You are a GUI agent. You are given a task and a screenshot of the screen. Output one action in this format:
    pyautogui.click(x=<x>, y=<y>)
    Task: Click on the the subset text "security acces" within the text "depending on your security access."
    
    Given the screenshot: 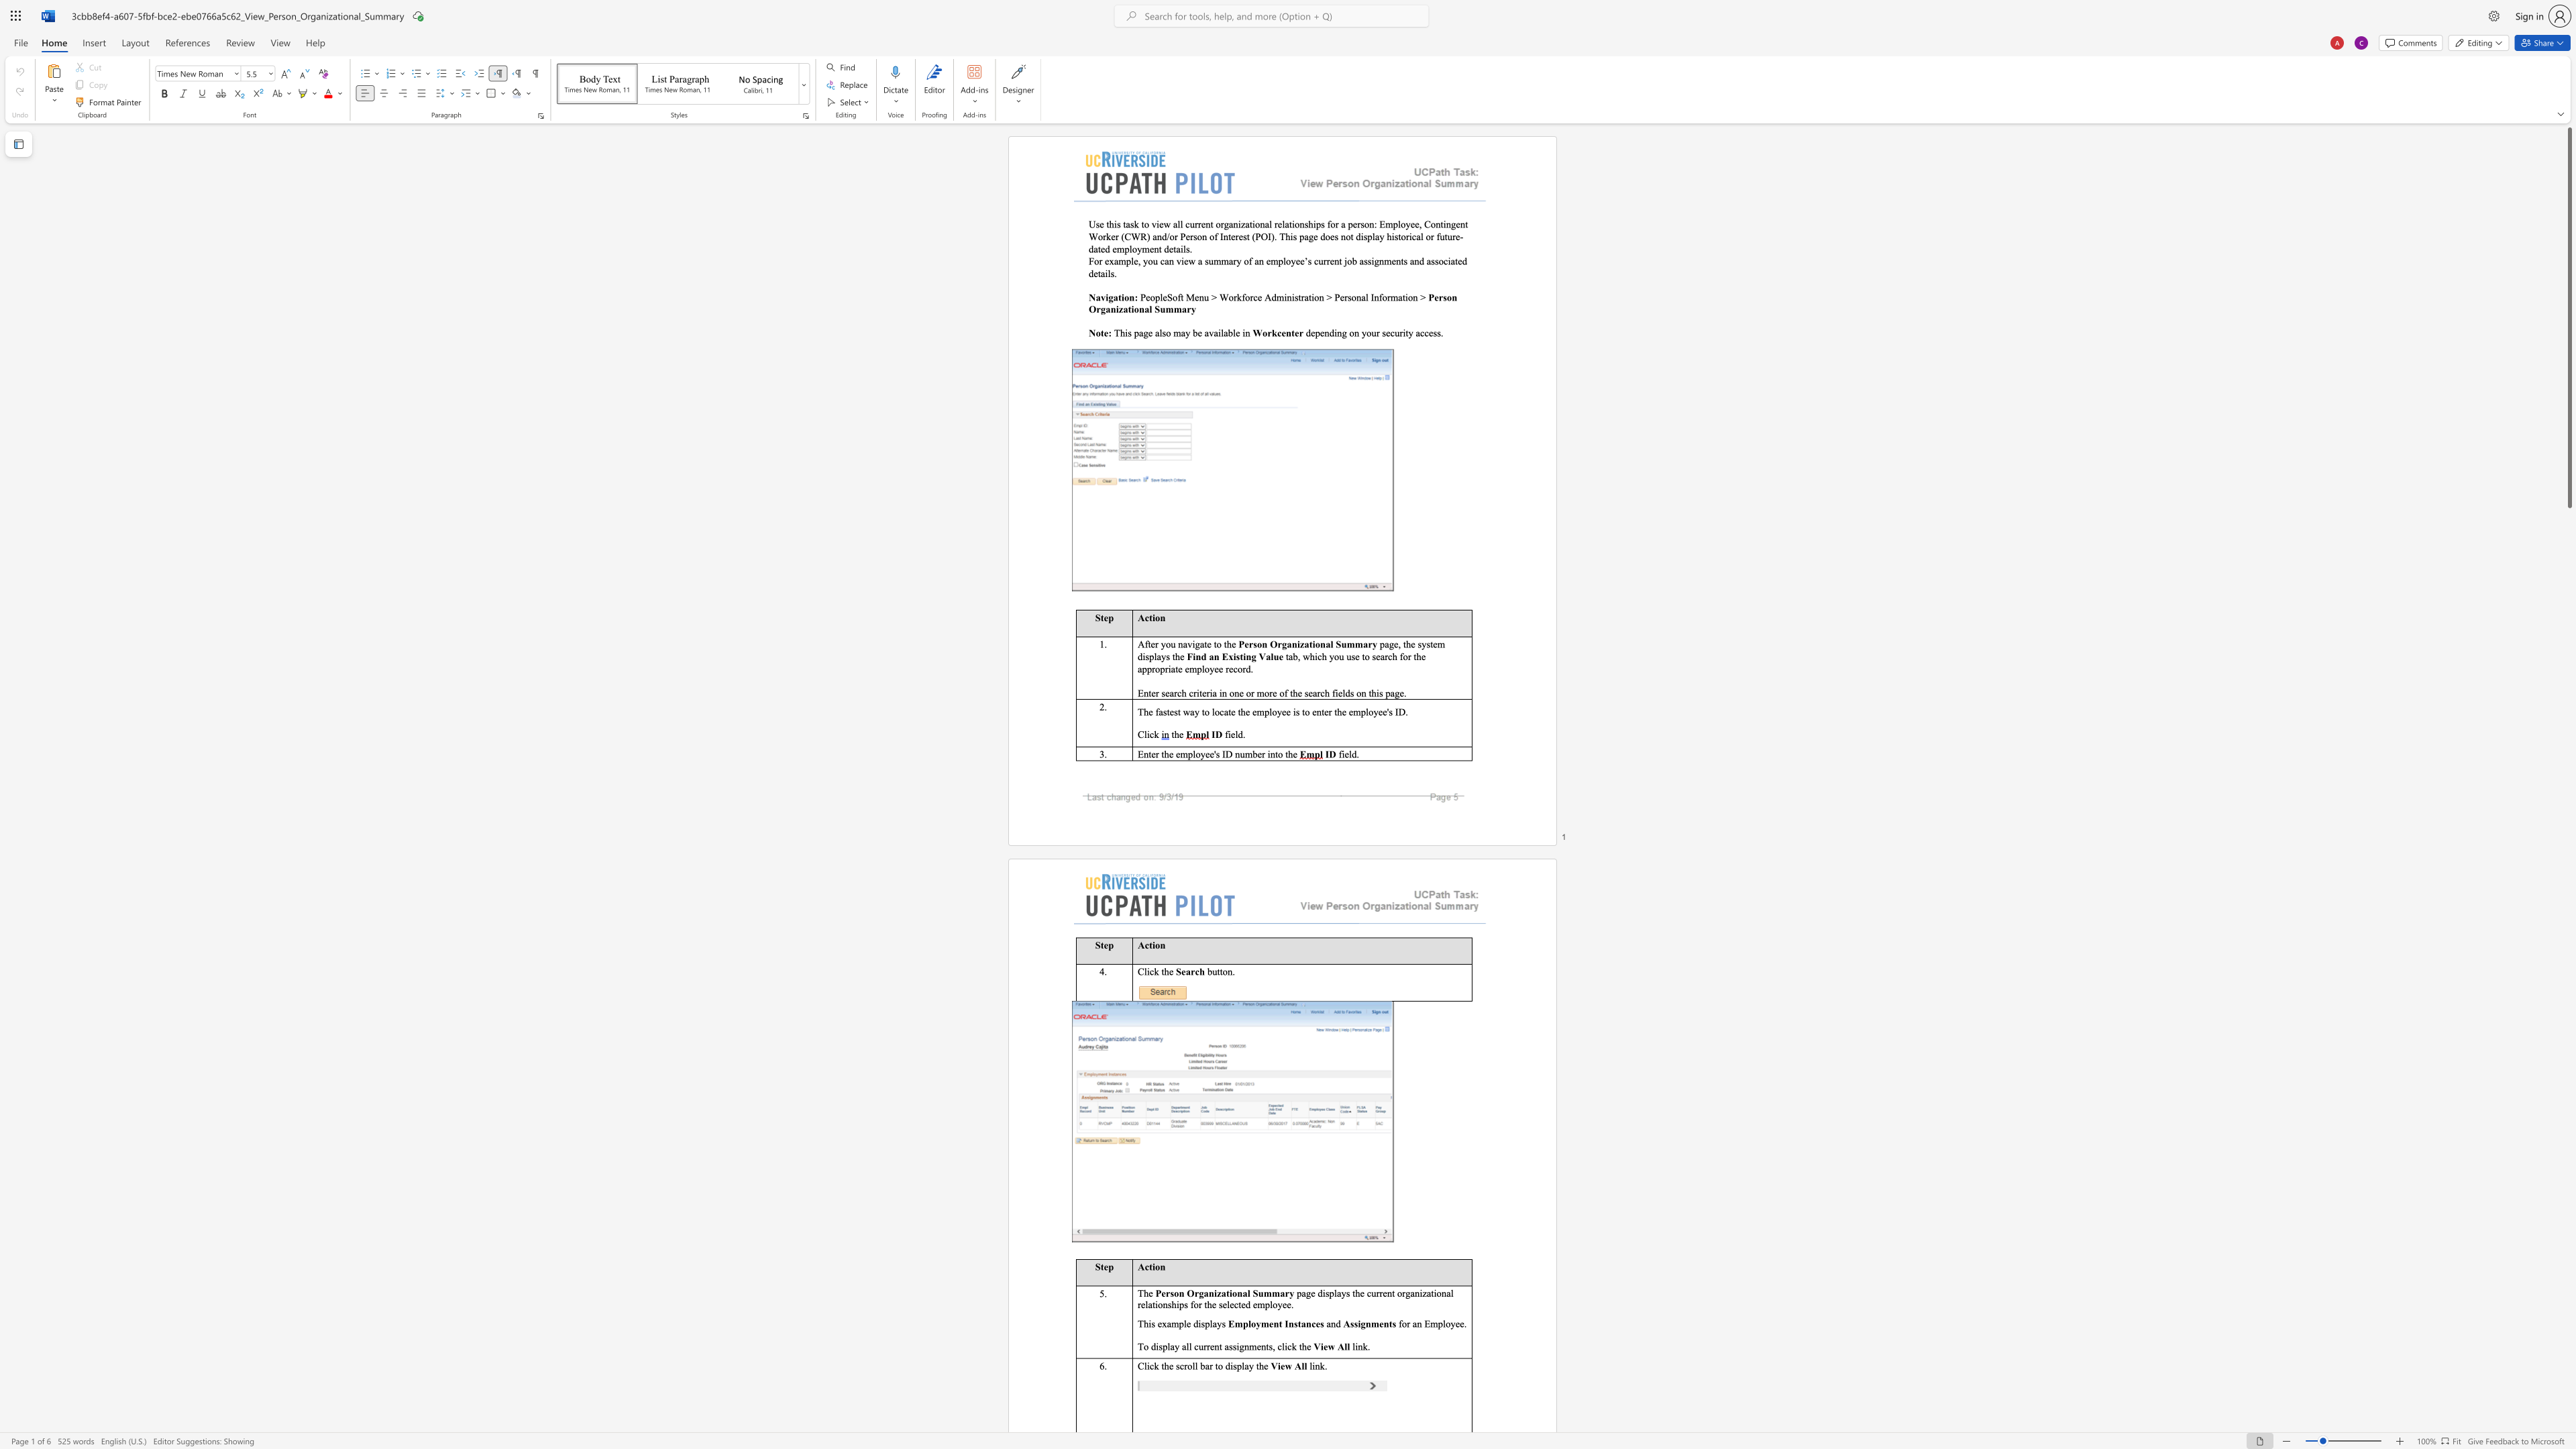 What is the action you would take?
    pyautogui.click(x=1381, y=332)
    